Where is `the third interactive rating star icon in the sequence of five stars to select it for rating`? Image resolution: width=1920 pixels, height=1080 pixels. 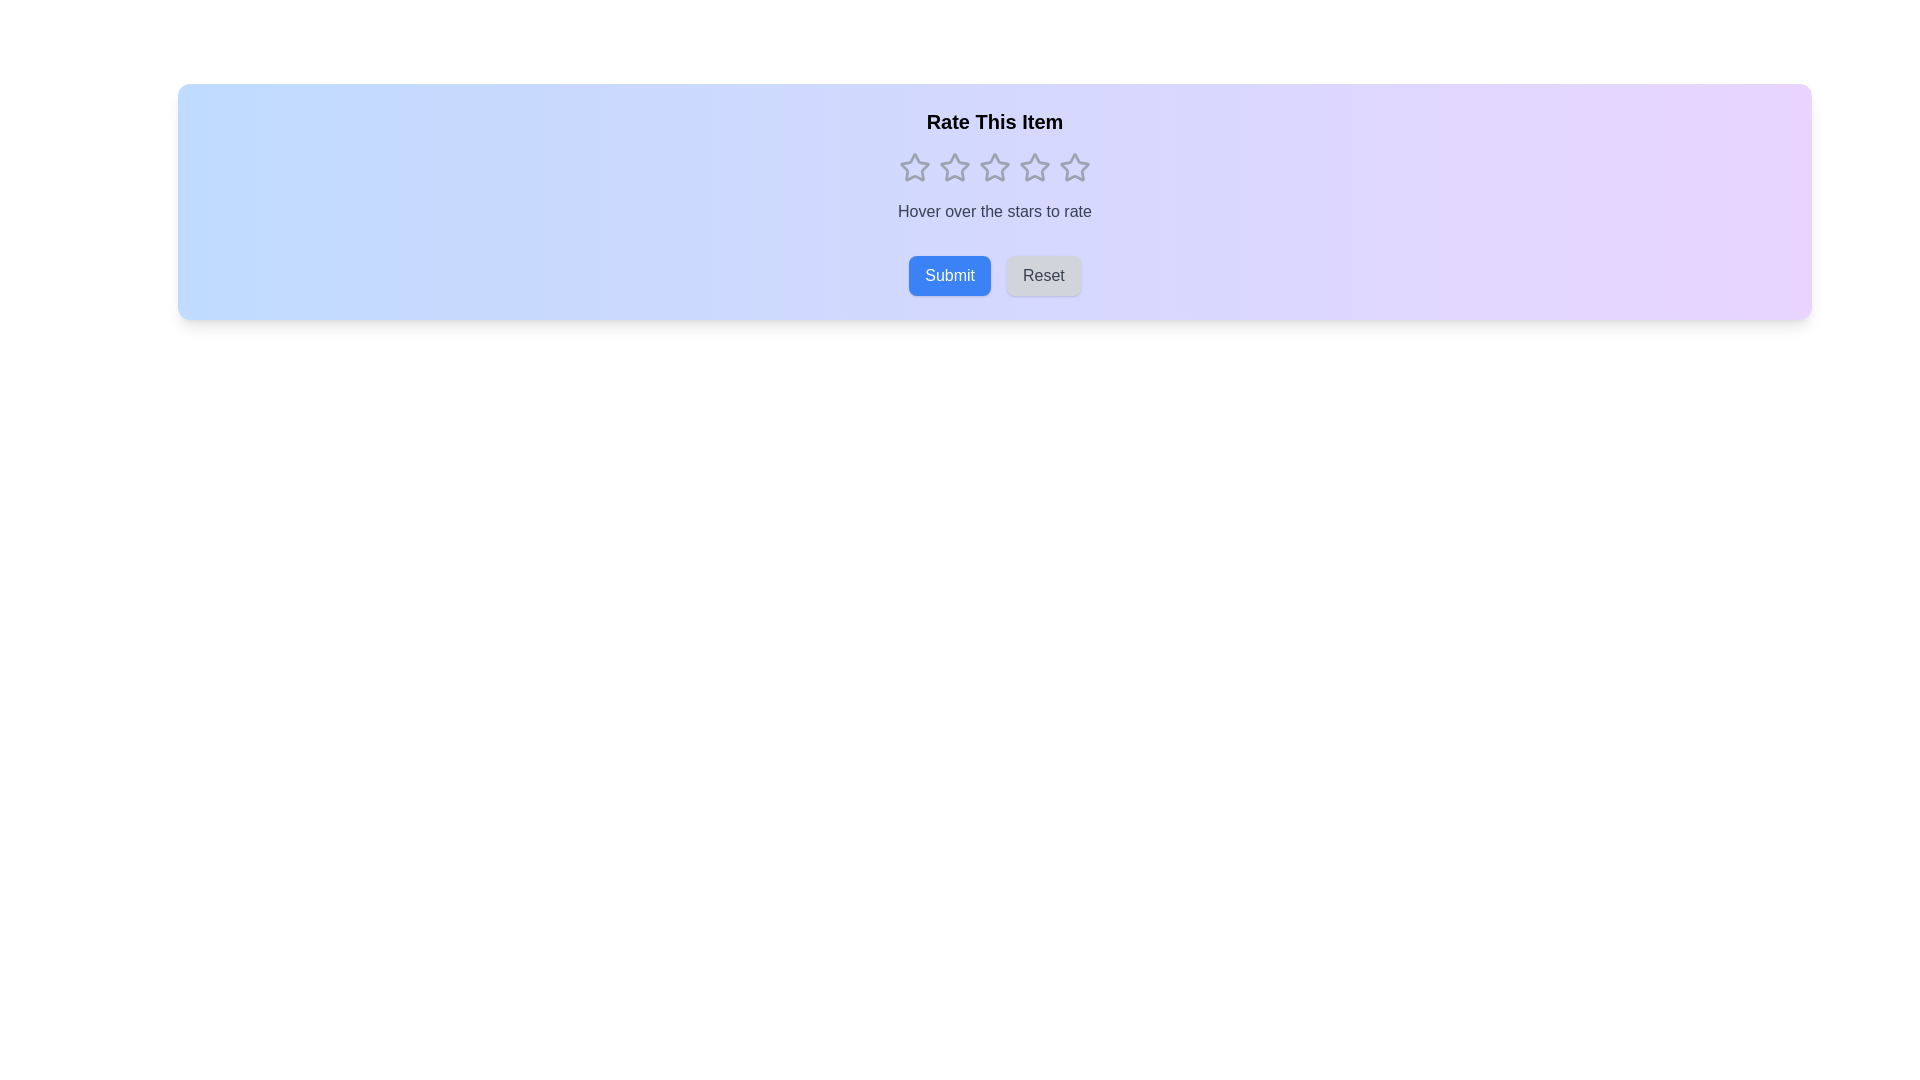
the third interactive rating star icon in the sequence of five stars to select it for rating is located at coordinates (994, 167).